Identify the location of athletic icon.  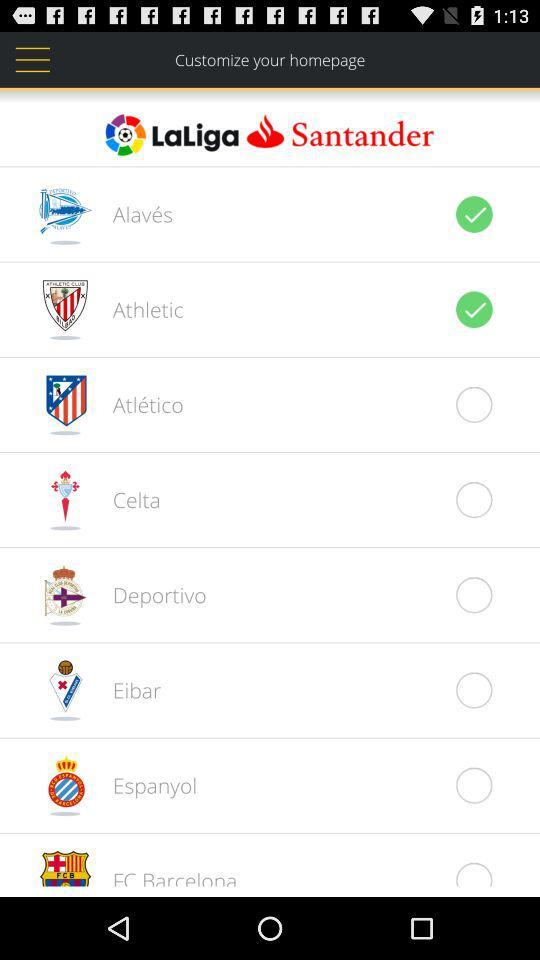
(136, 309).